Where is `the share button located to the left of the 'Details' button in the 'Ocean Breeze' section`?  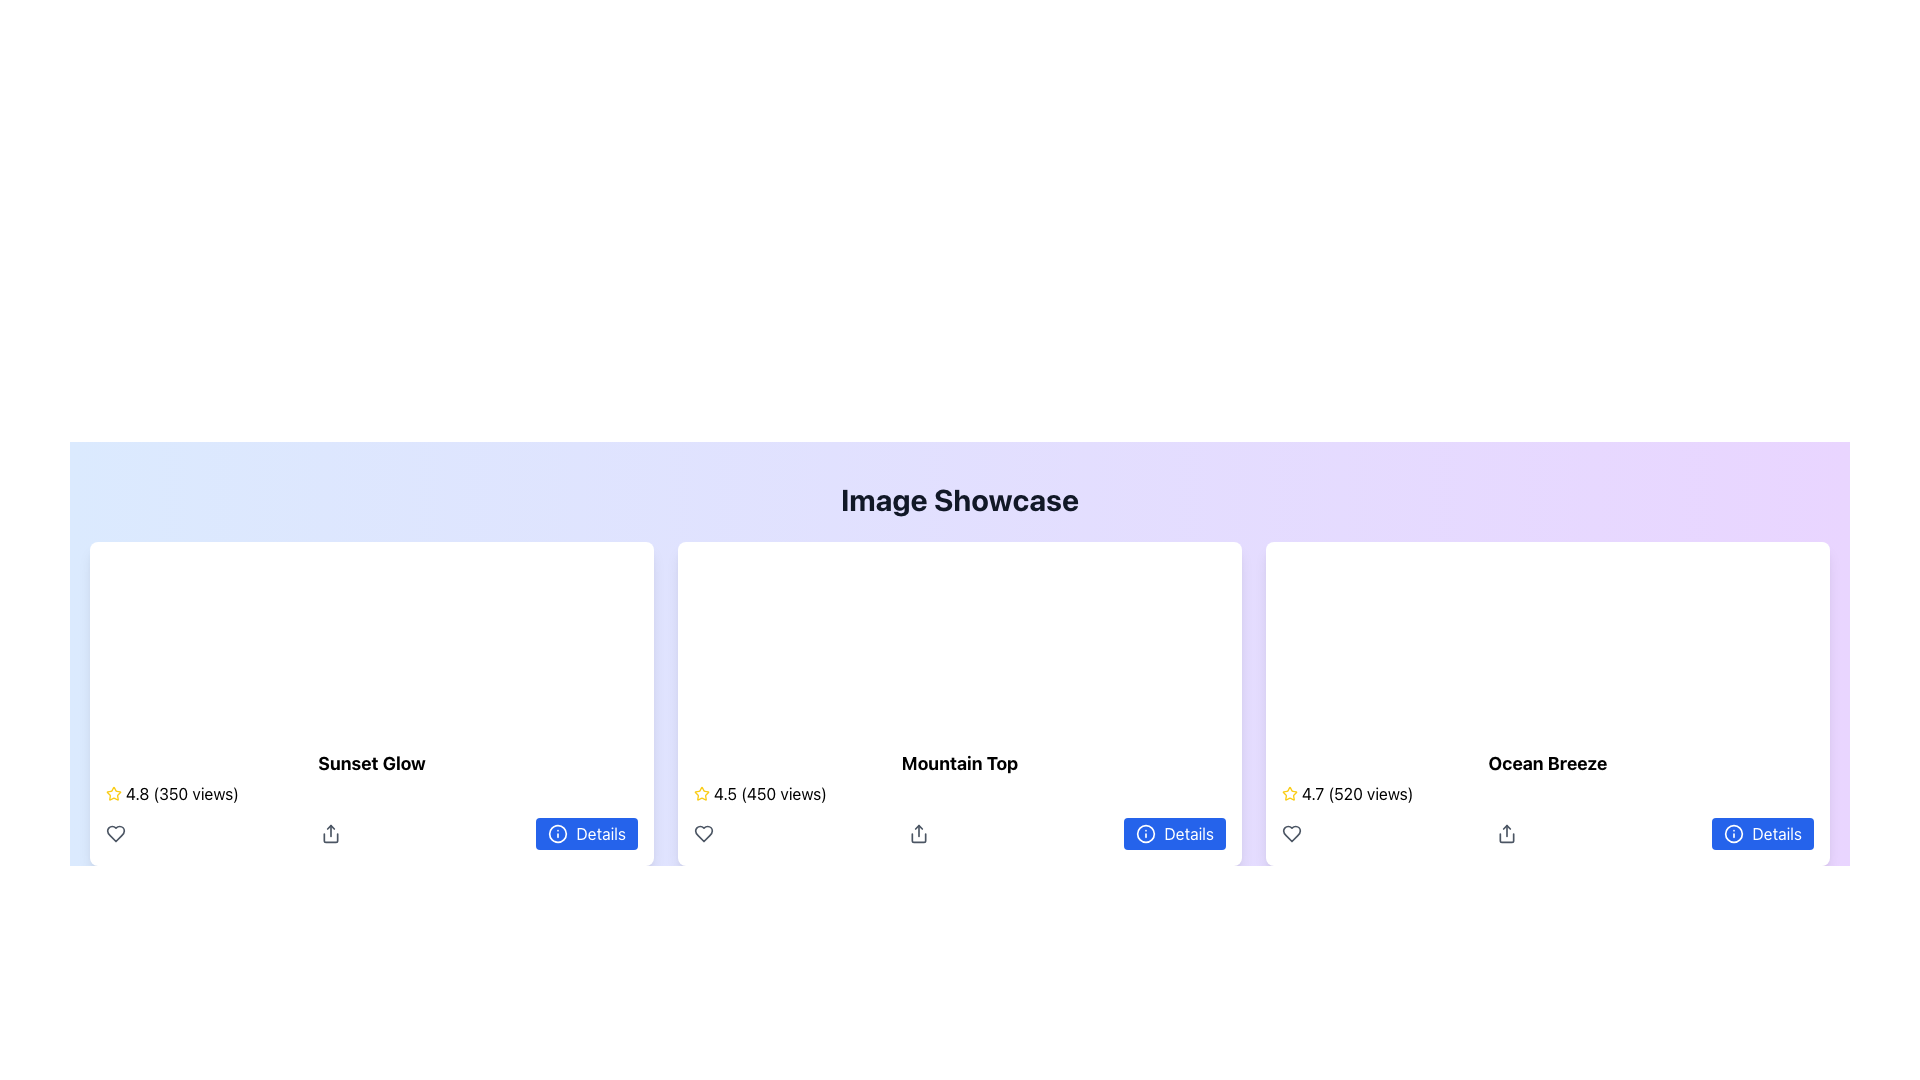 the share button located to the left of the 'Details' button in the 'Ocean Breeze' section is located at coordinates (1507, 833).